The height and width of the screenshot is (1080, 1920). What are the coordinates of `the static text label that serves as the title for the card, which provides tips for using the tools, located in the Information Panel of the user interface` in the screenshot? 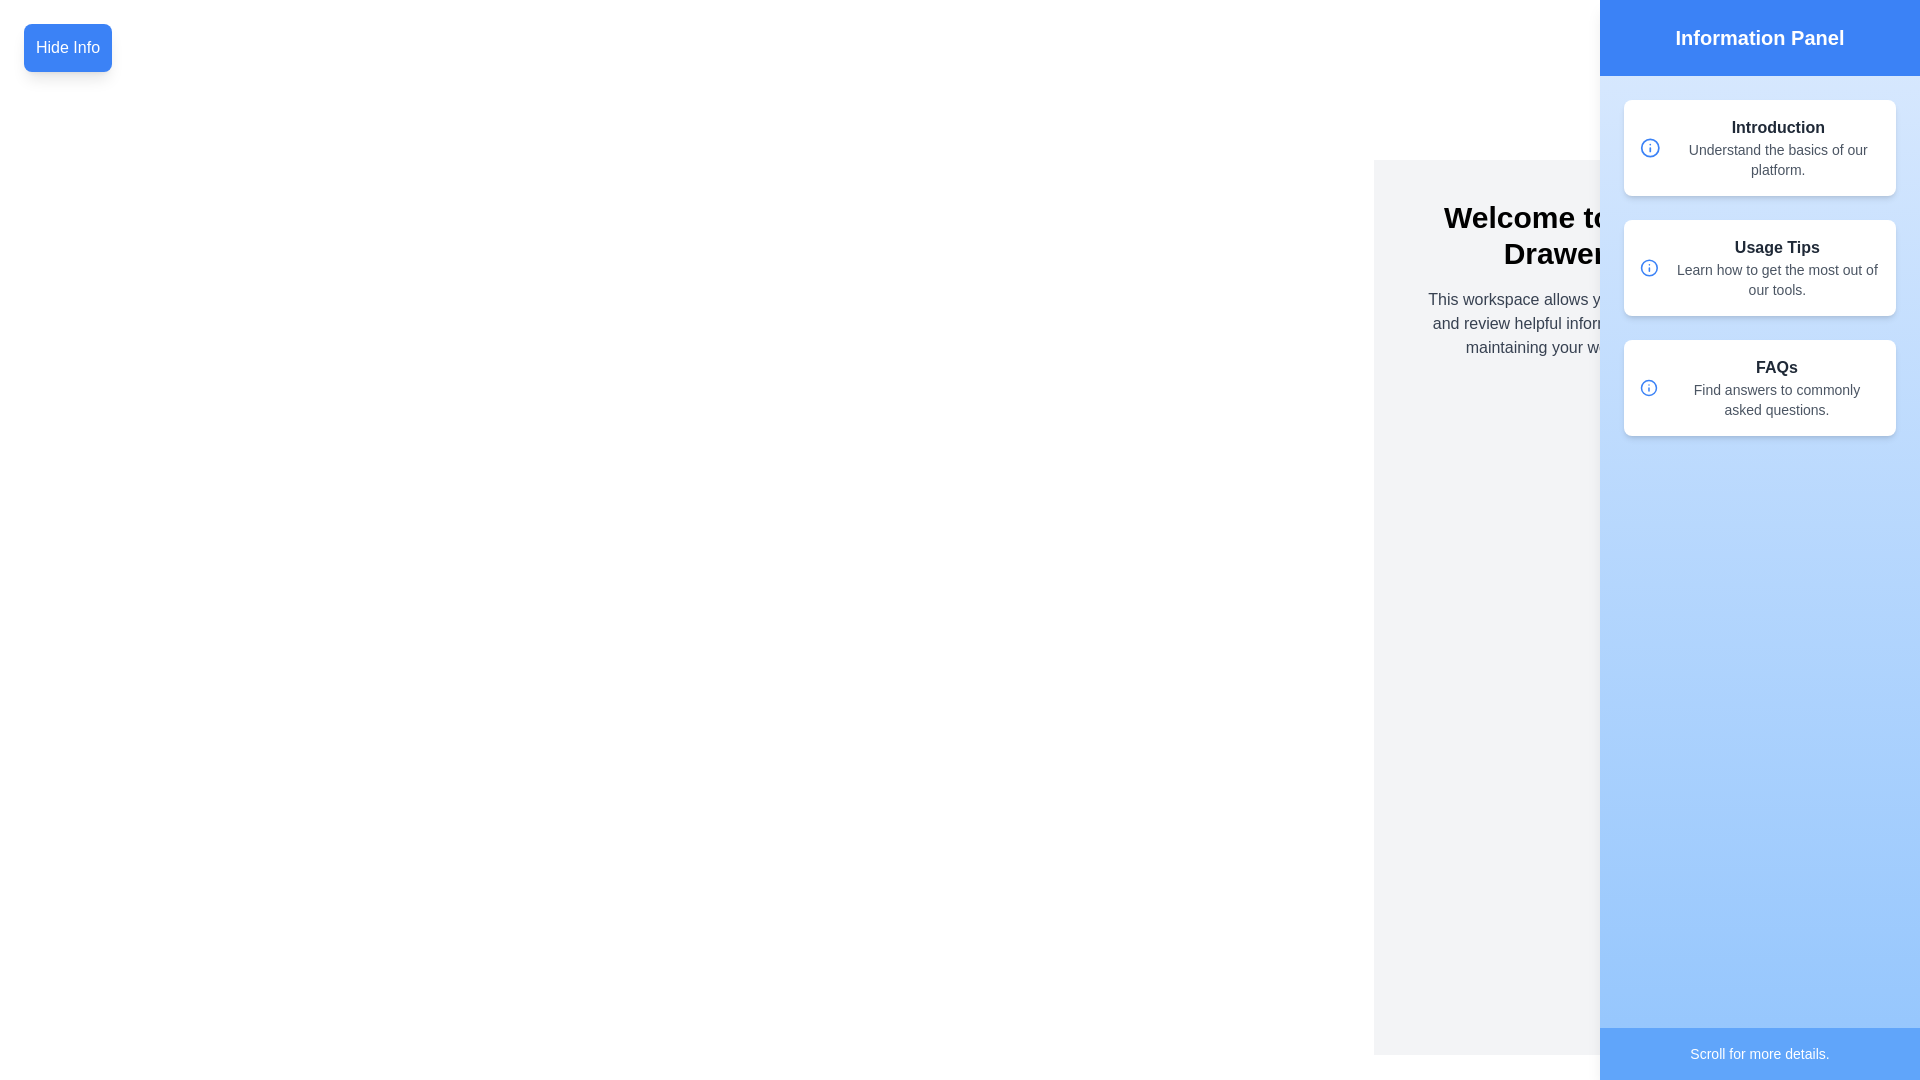 It's located at (1777, 246).